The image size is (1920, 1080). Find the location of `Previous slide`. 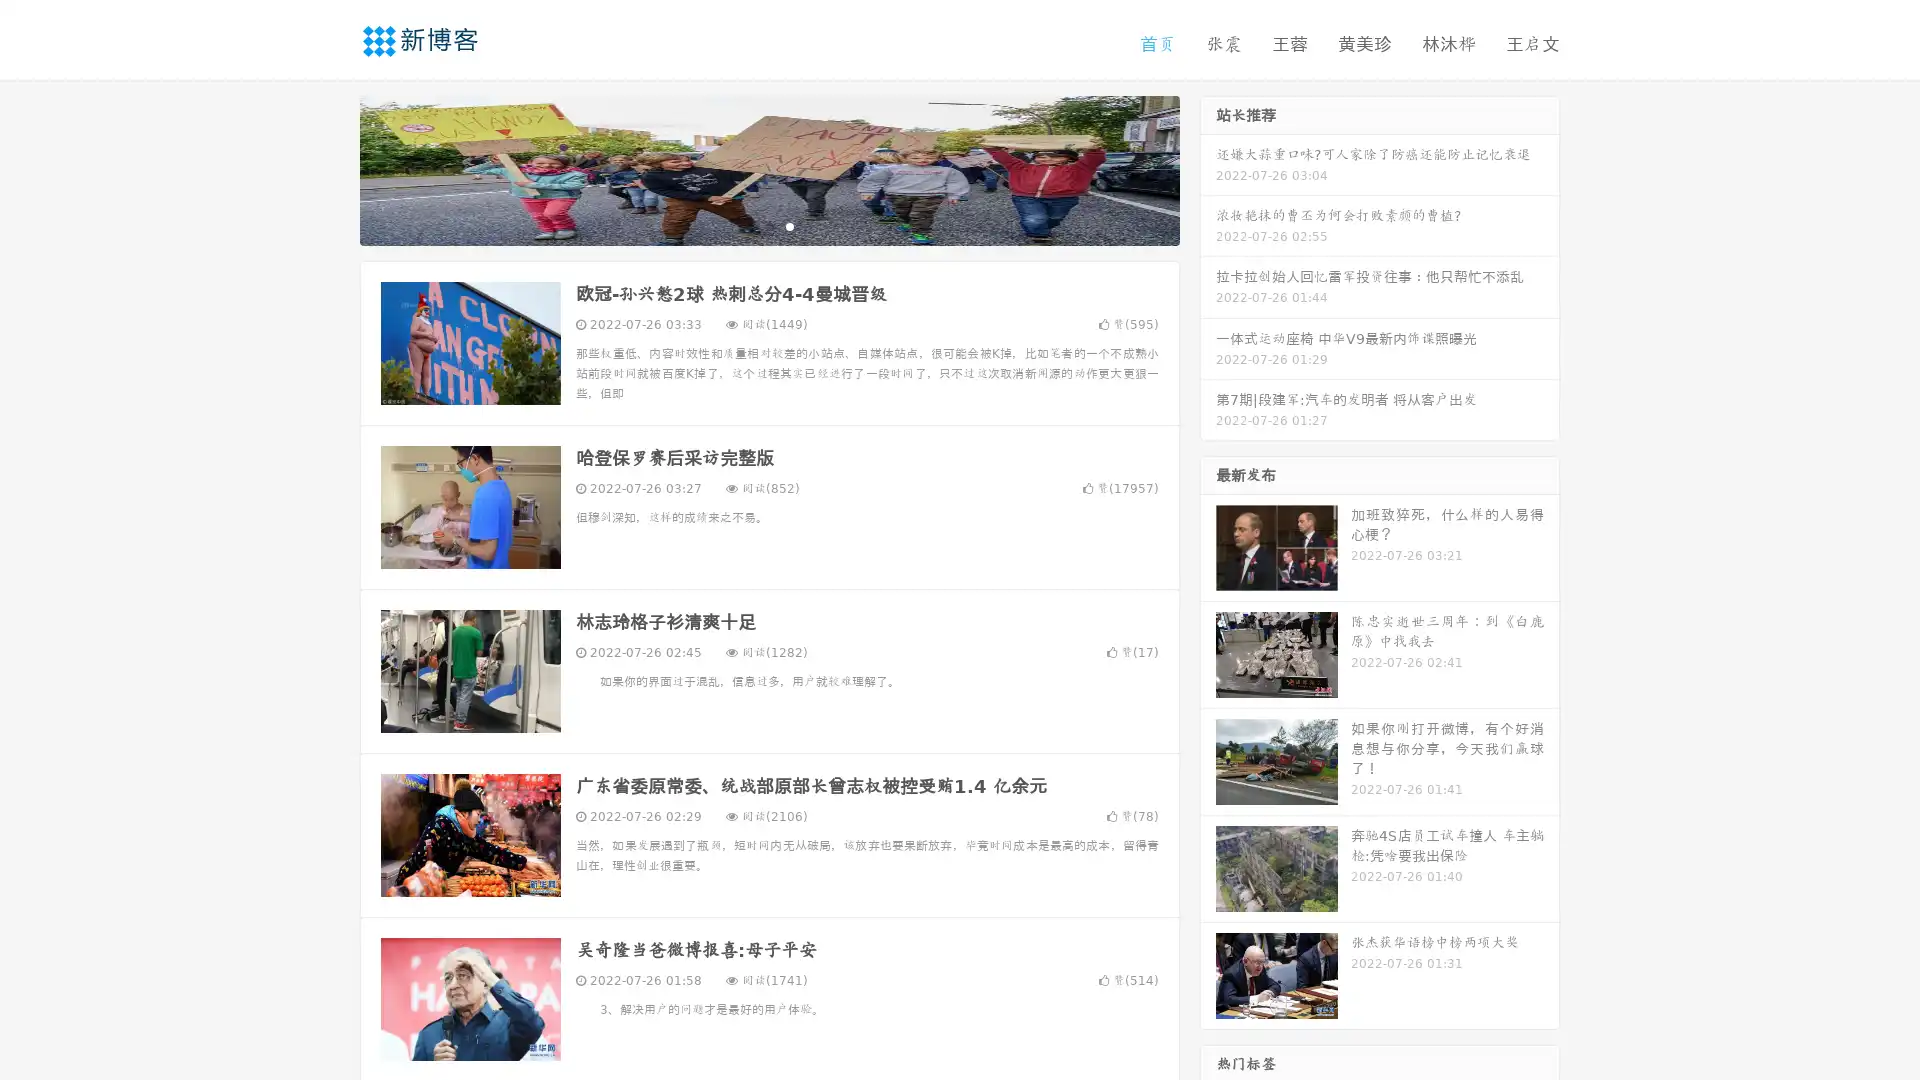

Previous slide is located at coordinates (330, 168).